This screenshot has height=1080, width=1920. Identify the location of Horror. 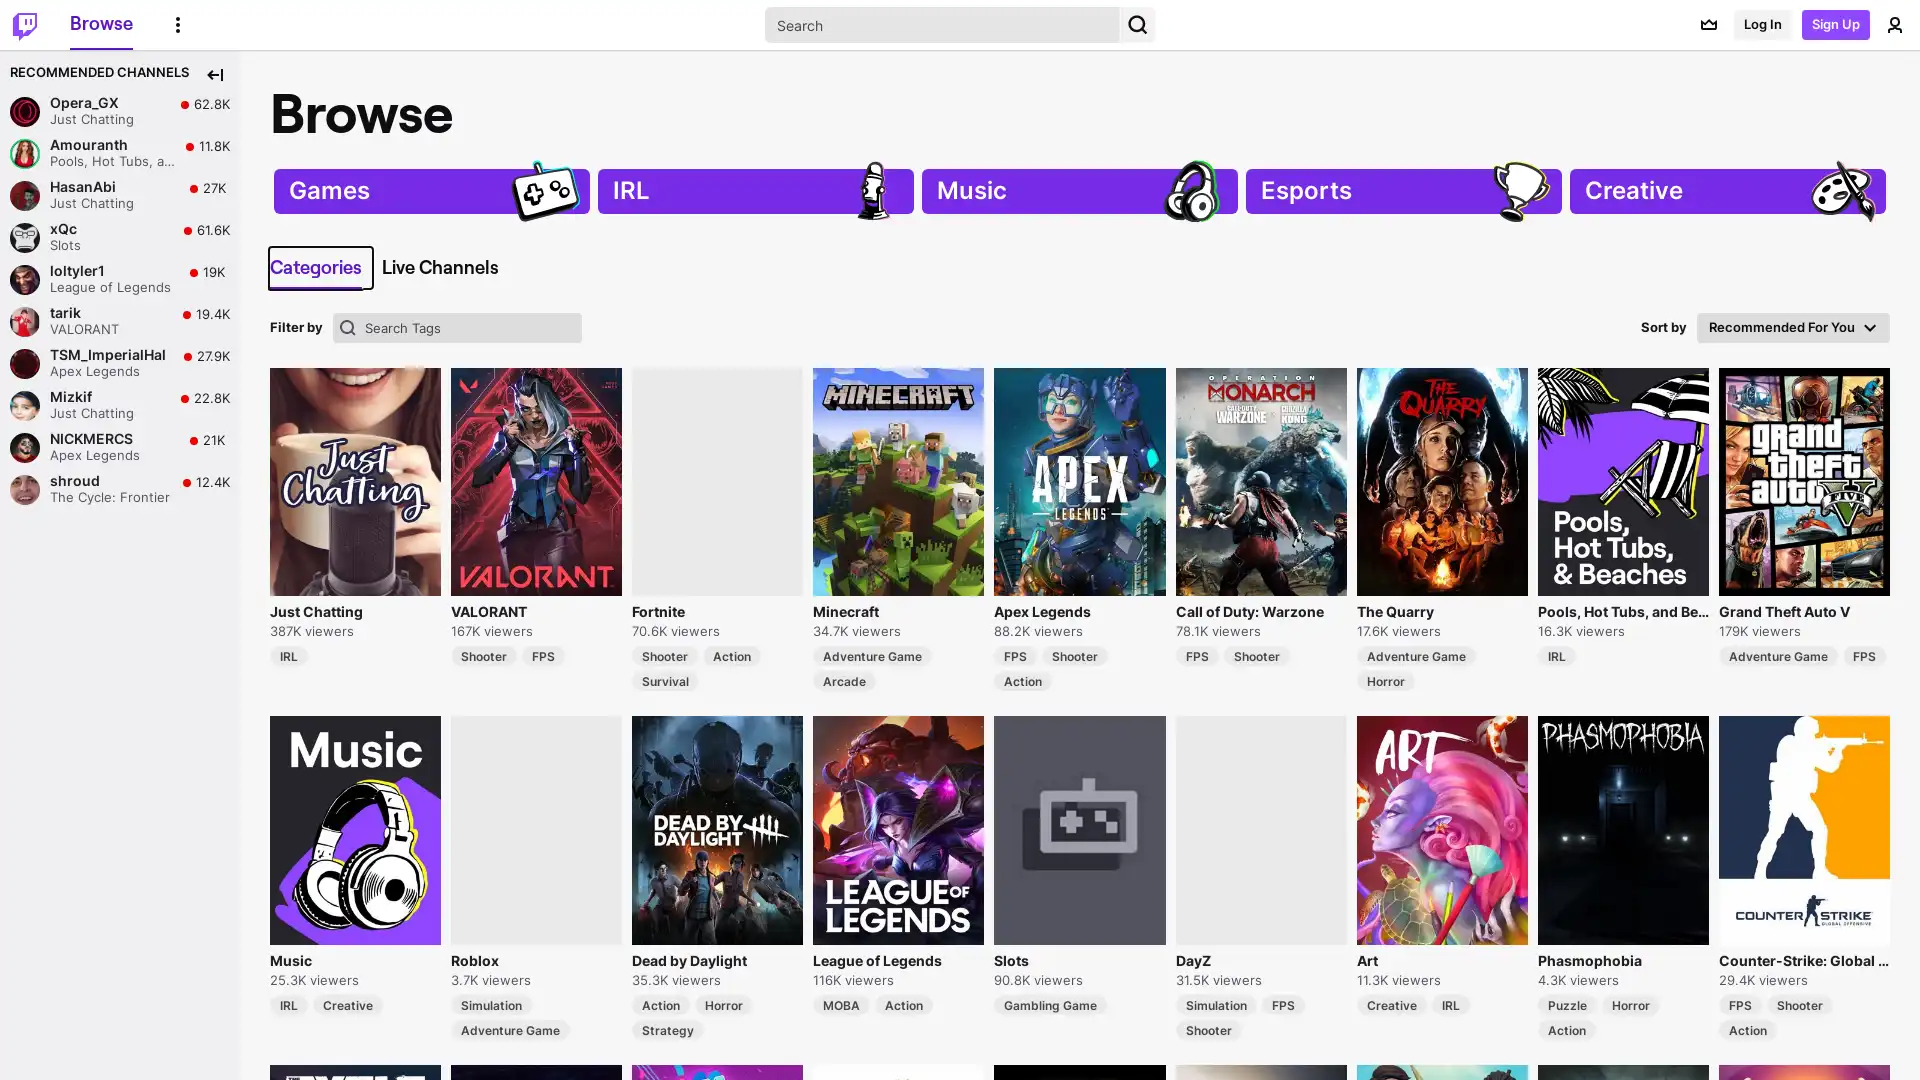
(723, 1005).